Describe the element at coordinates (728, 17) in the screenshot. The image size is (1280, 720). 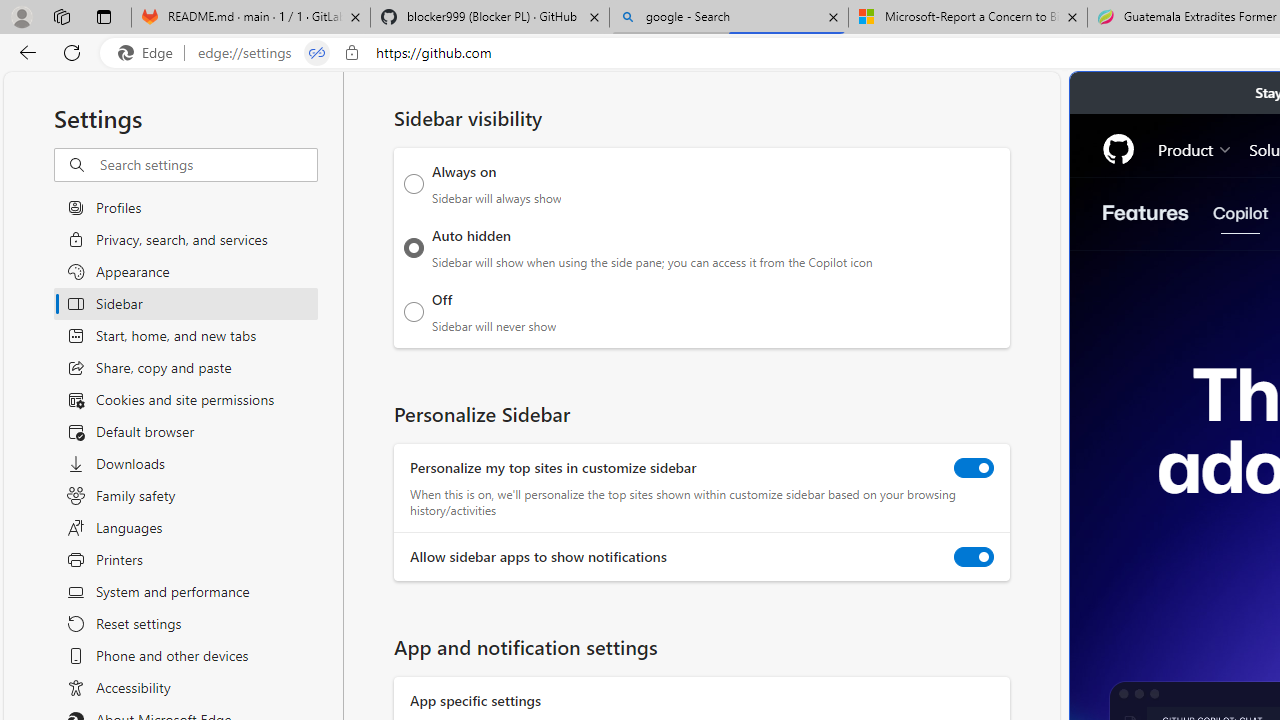
I see `'google - Search'` at that location.